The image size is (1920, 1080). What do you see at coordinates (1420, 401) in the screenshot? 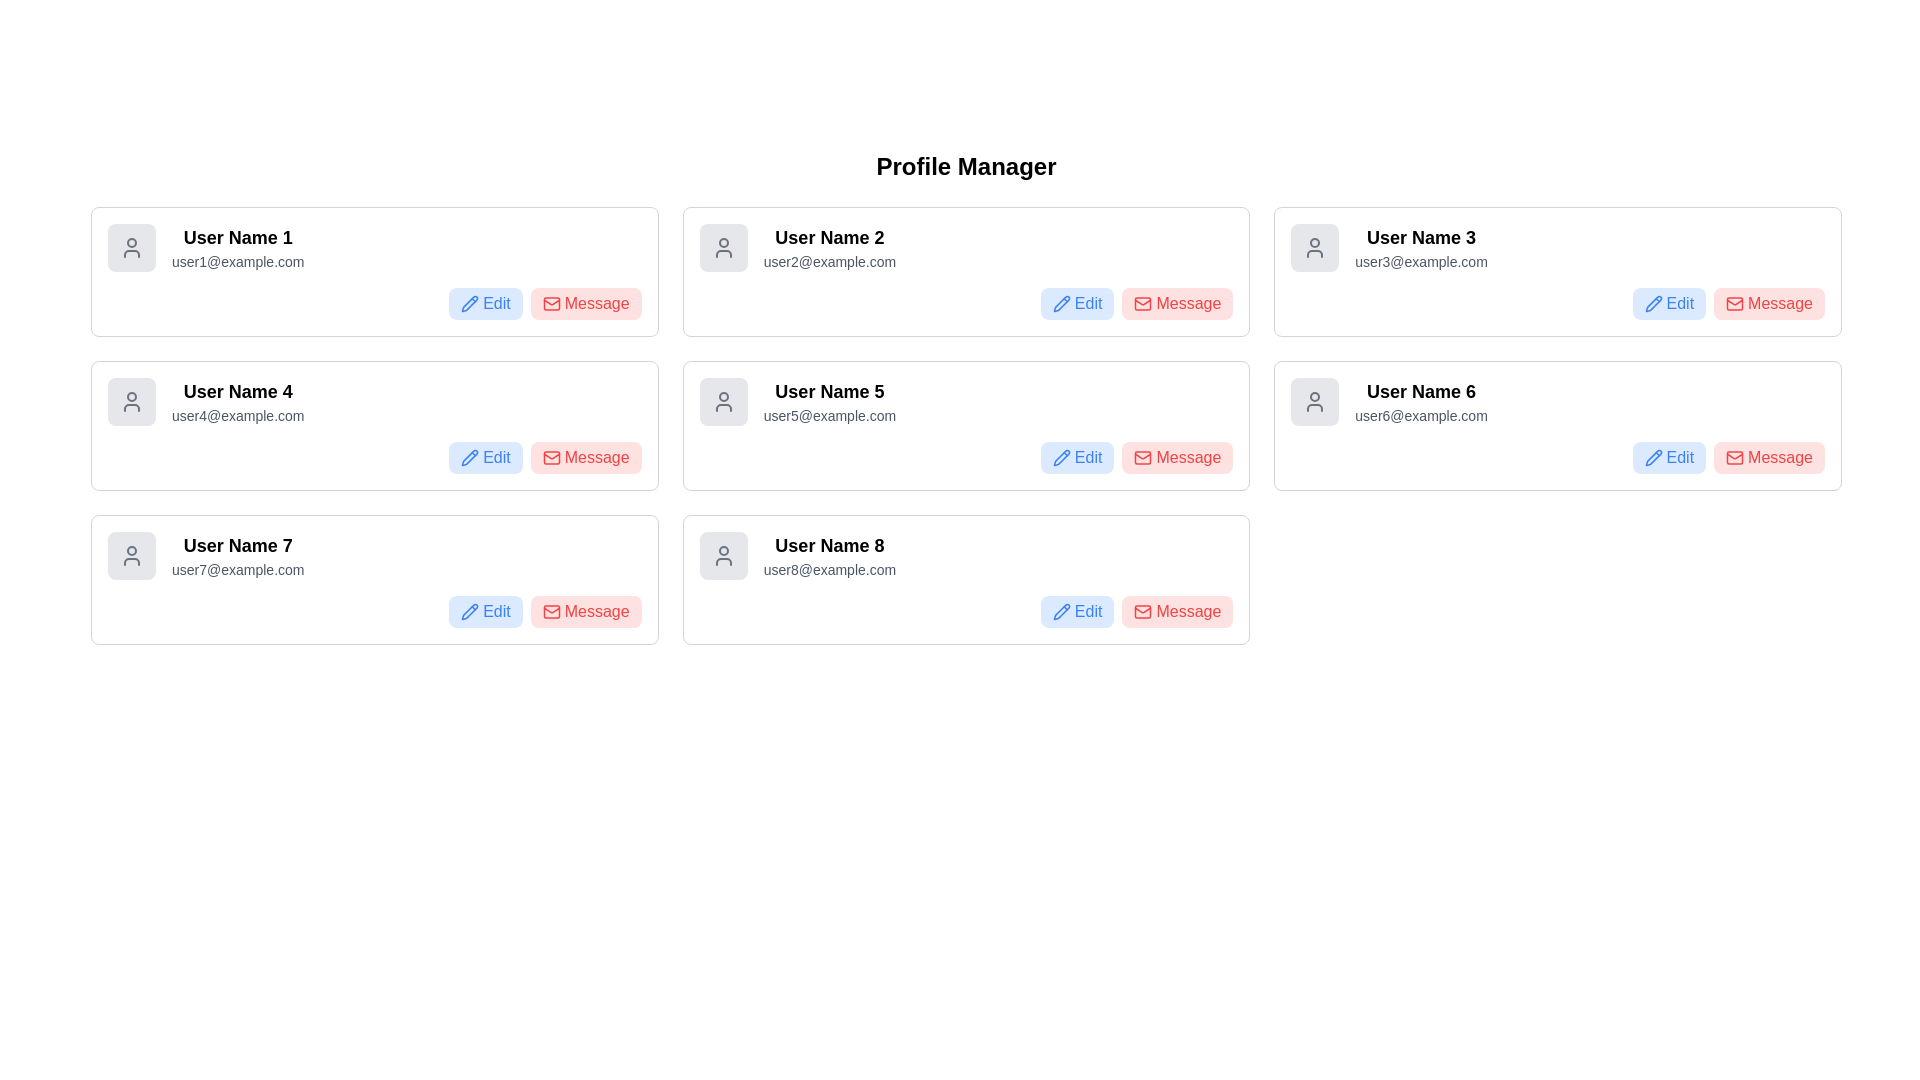
I see `the Text Display Block displaying 'User Name 6' and 'user6@example.com' to interact with nearby buttons` at bounding box center [1420, 401].